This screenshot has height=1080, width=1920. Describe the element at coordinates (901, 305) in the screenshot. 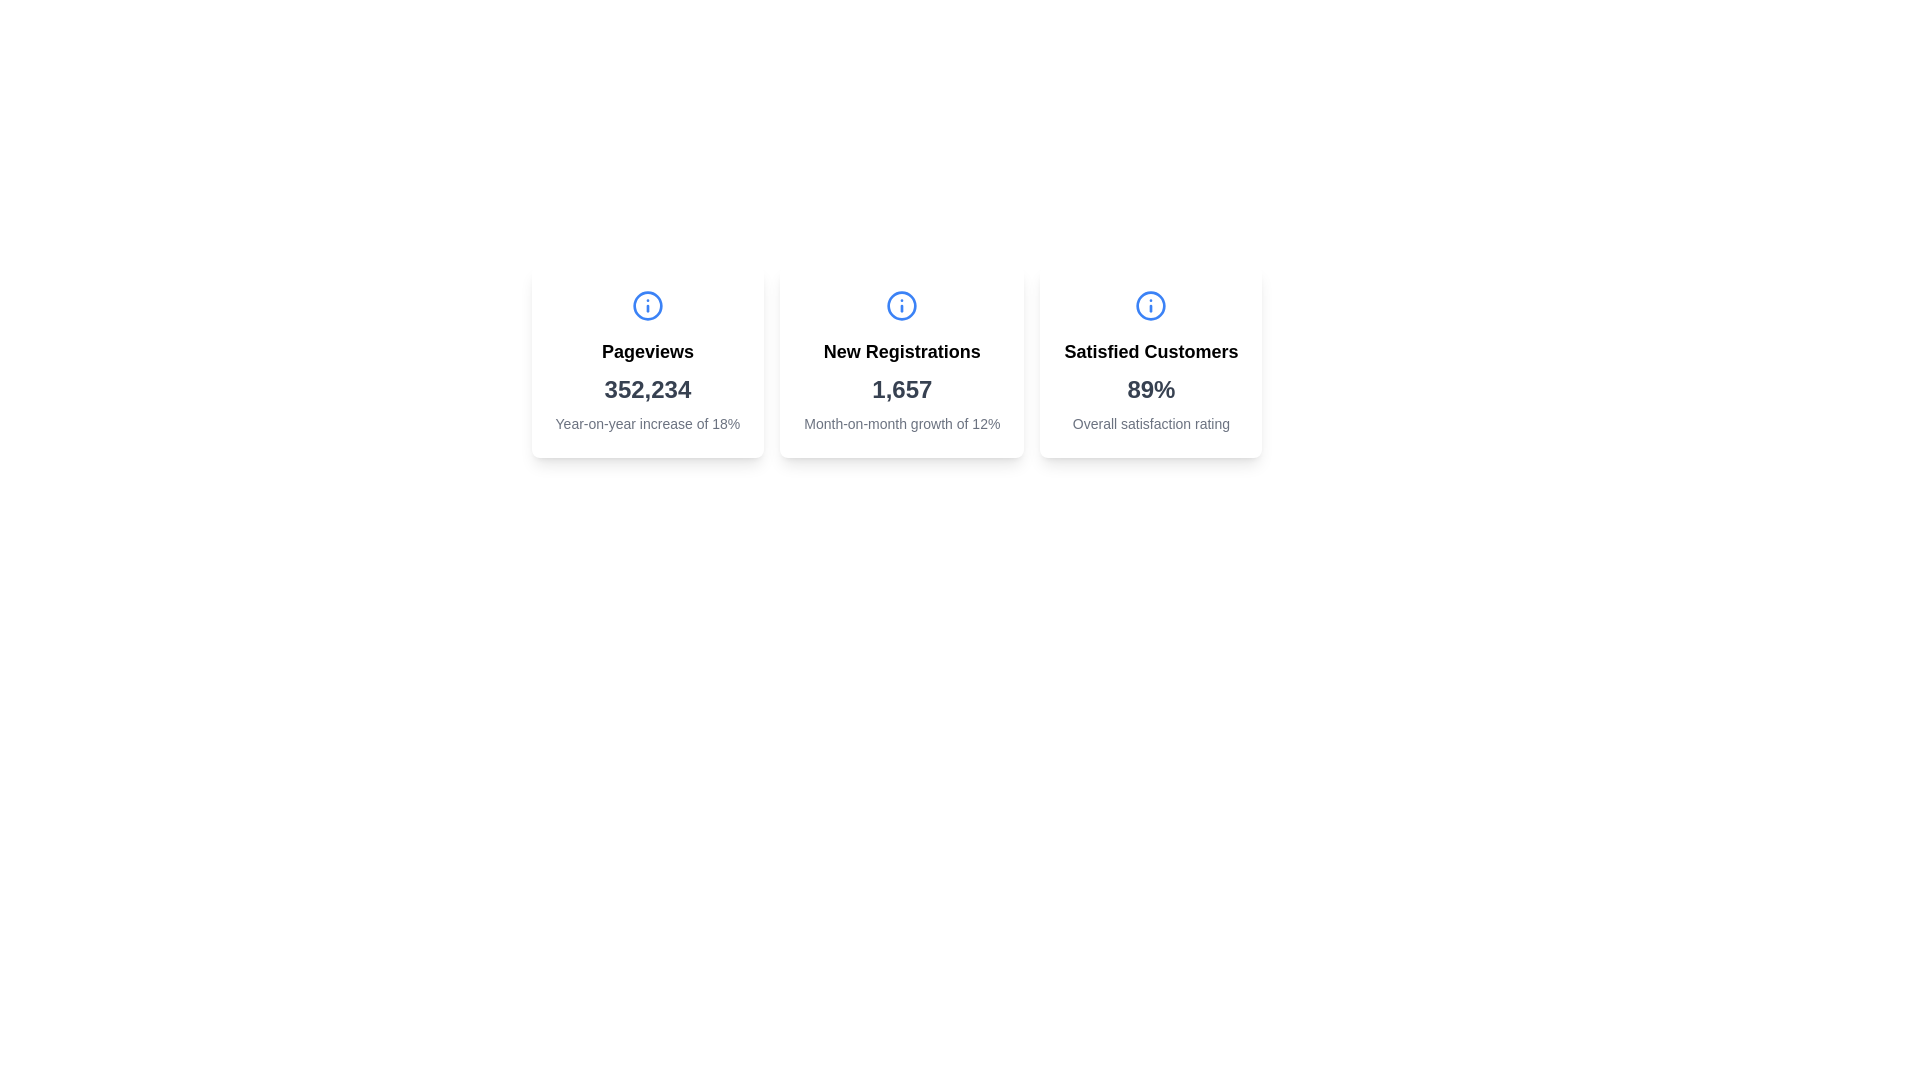

I see `the information icon, which is a blue circular icon with a lowercase 'i' centered above the 'New Registrations' heading in the card labeled 'New Registrations'` at that location.